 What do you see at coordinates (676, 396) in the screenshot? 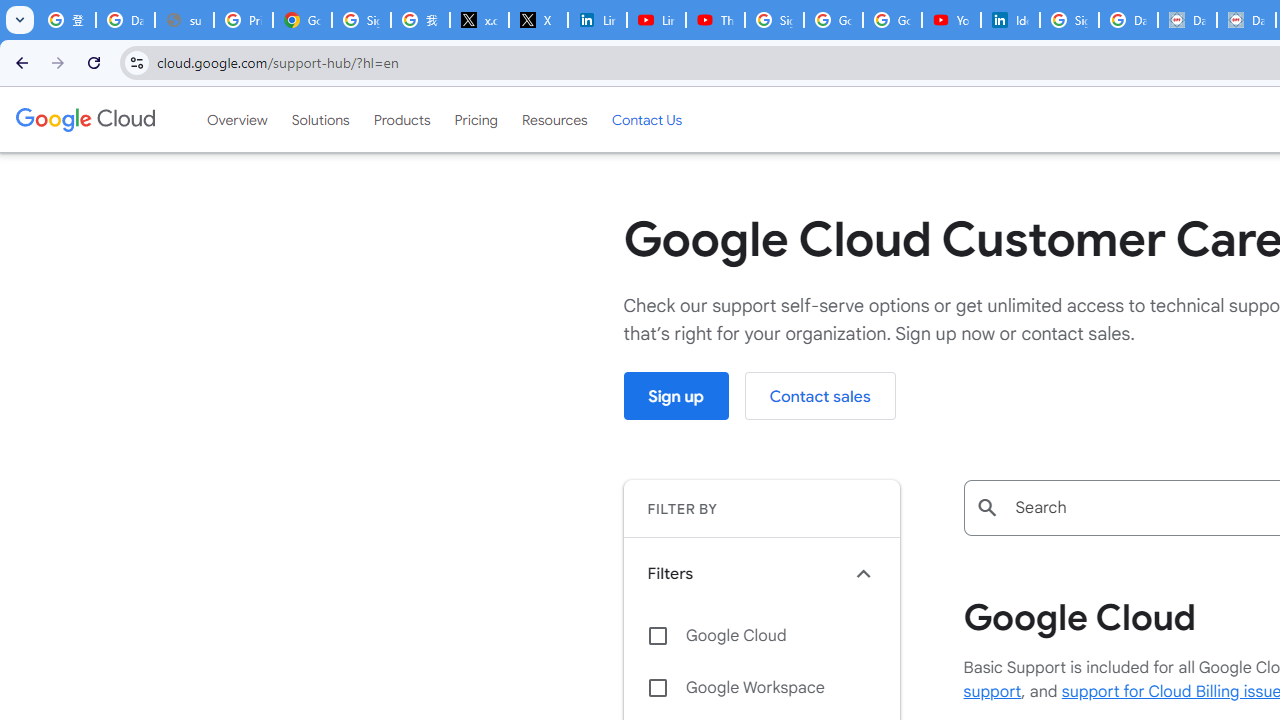
I see `'Sign up'` at bounding box center [676, 396].